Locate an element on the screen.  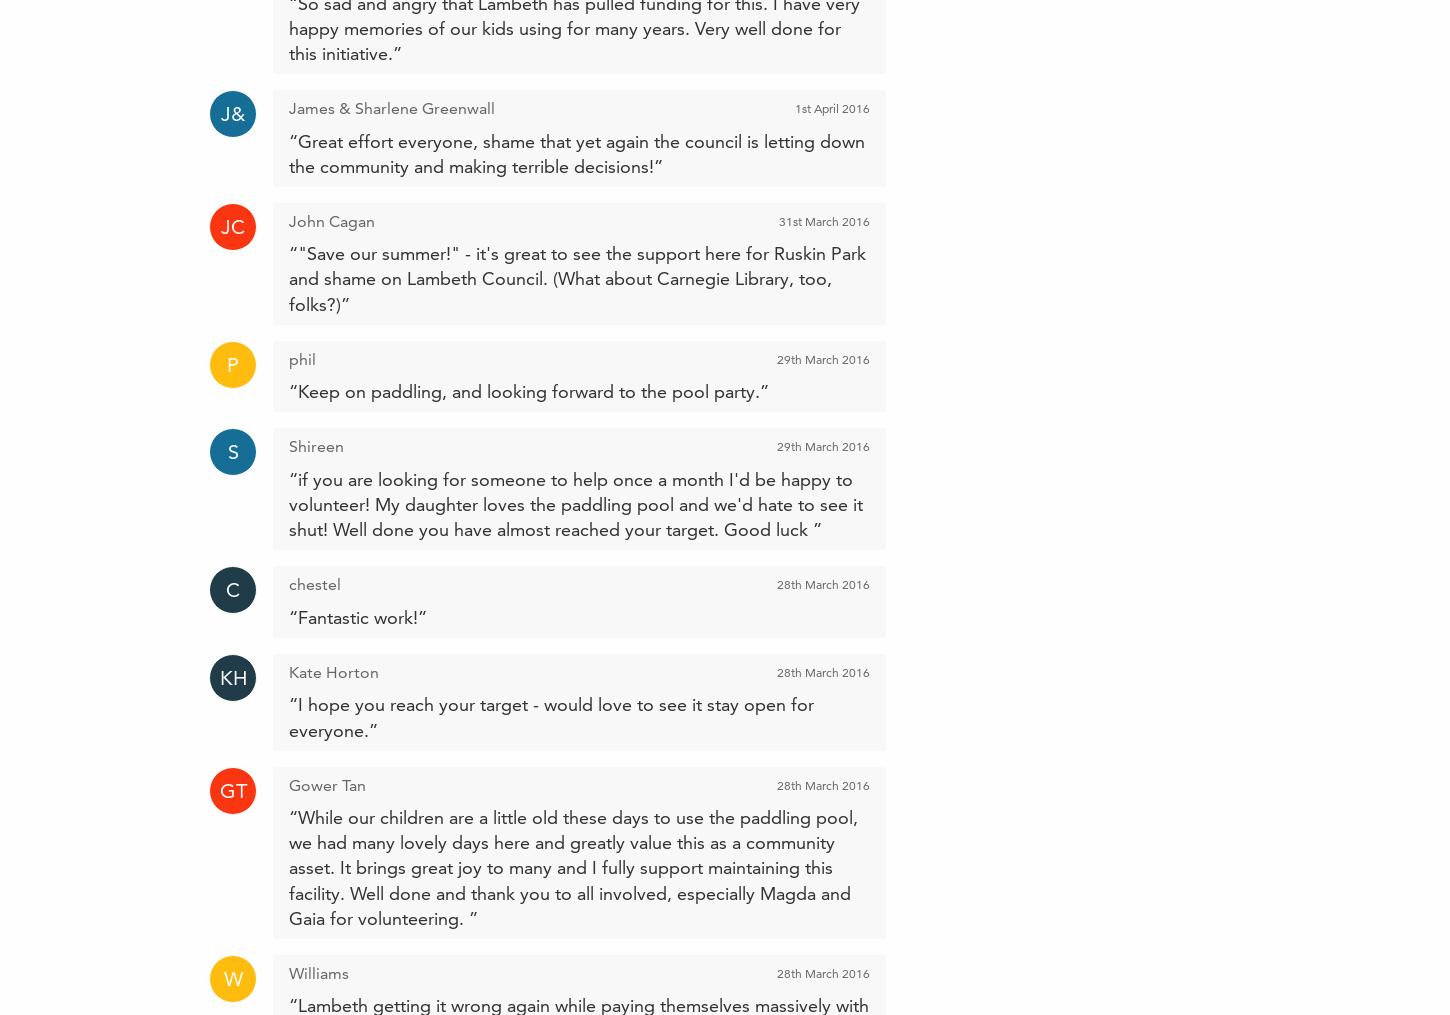
'Fantastic work!' is located at coordinates (297, 615).